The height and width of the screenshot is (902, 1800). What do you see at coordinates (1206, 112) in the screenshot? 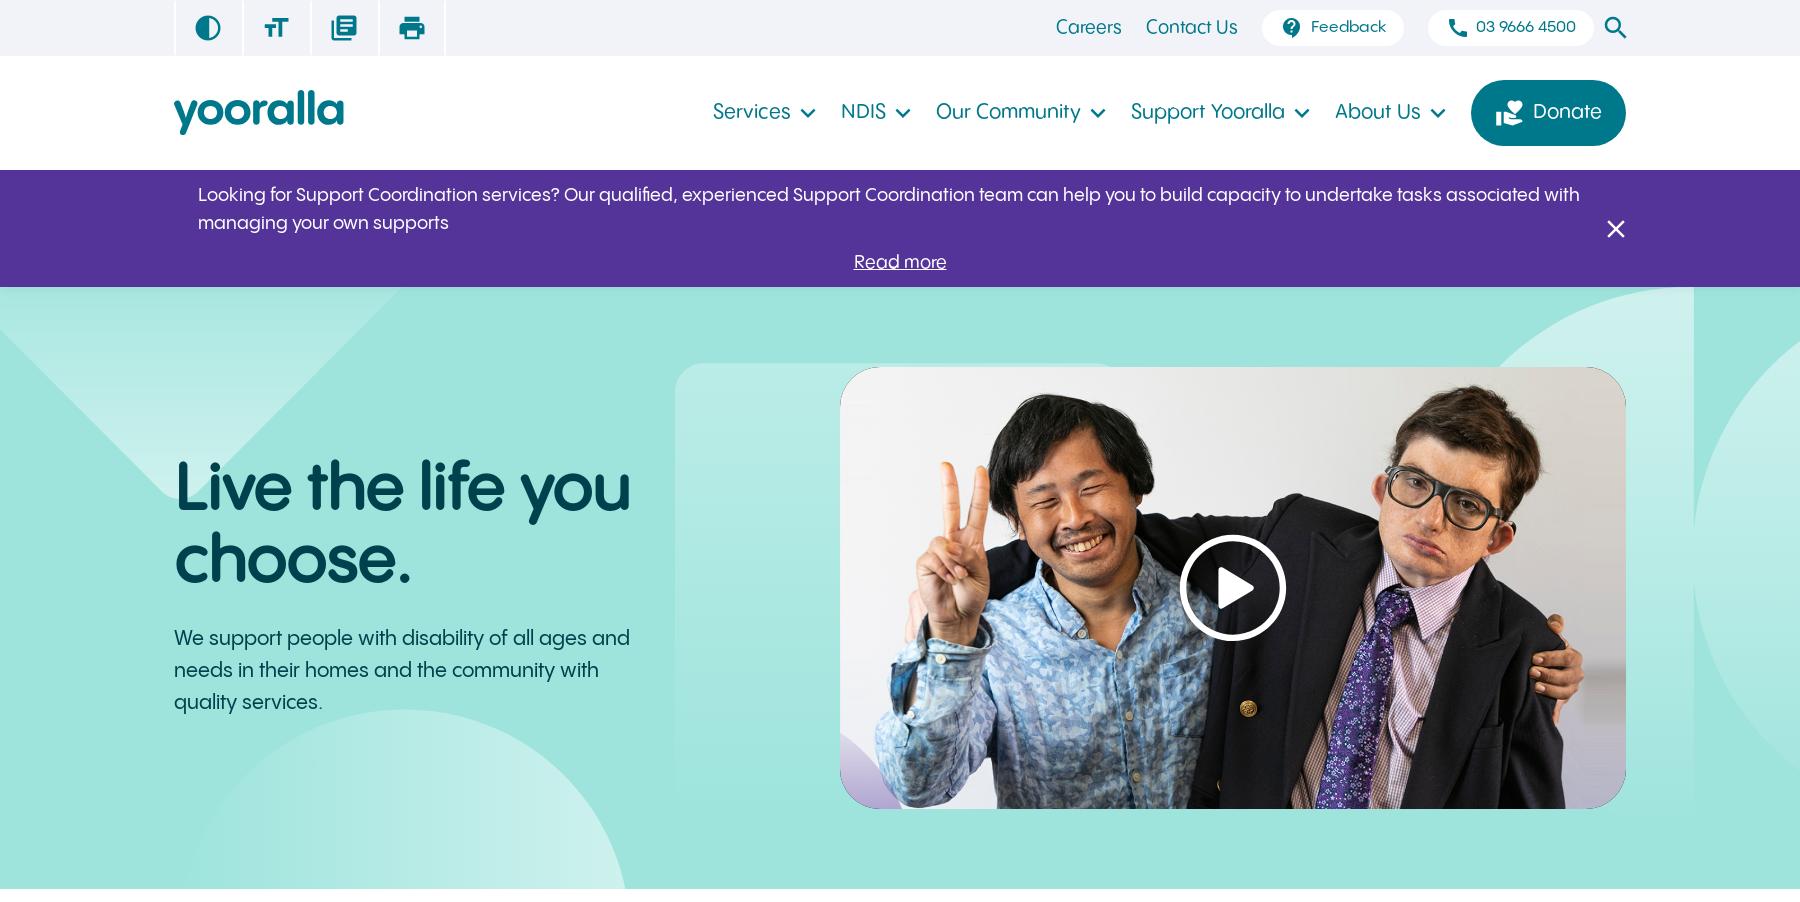
I see `'Support Yooralla'` at bounding box center [1206, 112].